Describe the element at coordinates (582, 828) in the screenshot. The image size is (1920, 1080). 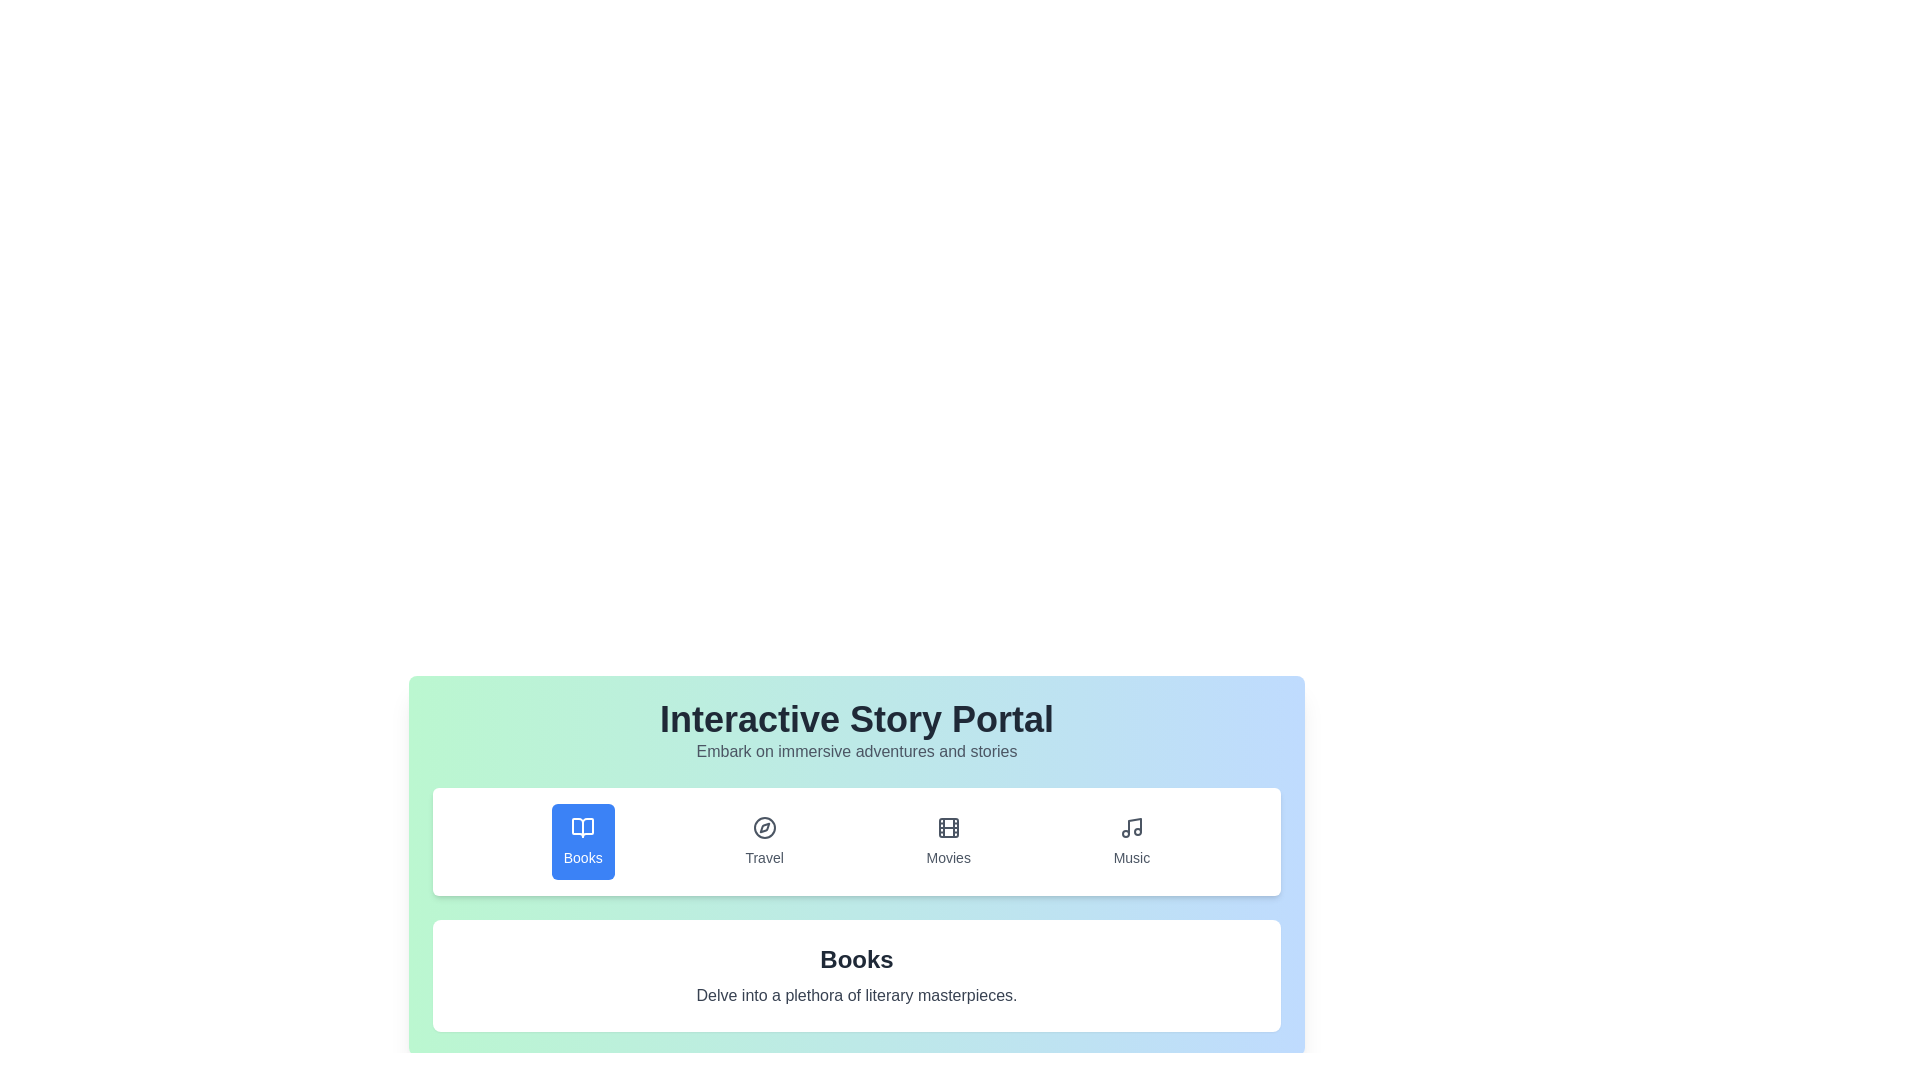
I see `the open book icon within the blue button labeled 'Books'` at that location.